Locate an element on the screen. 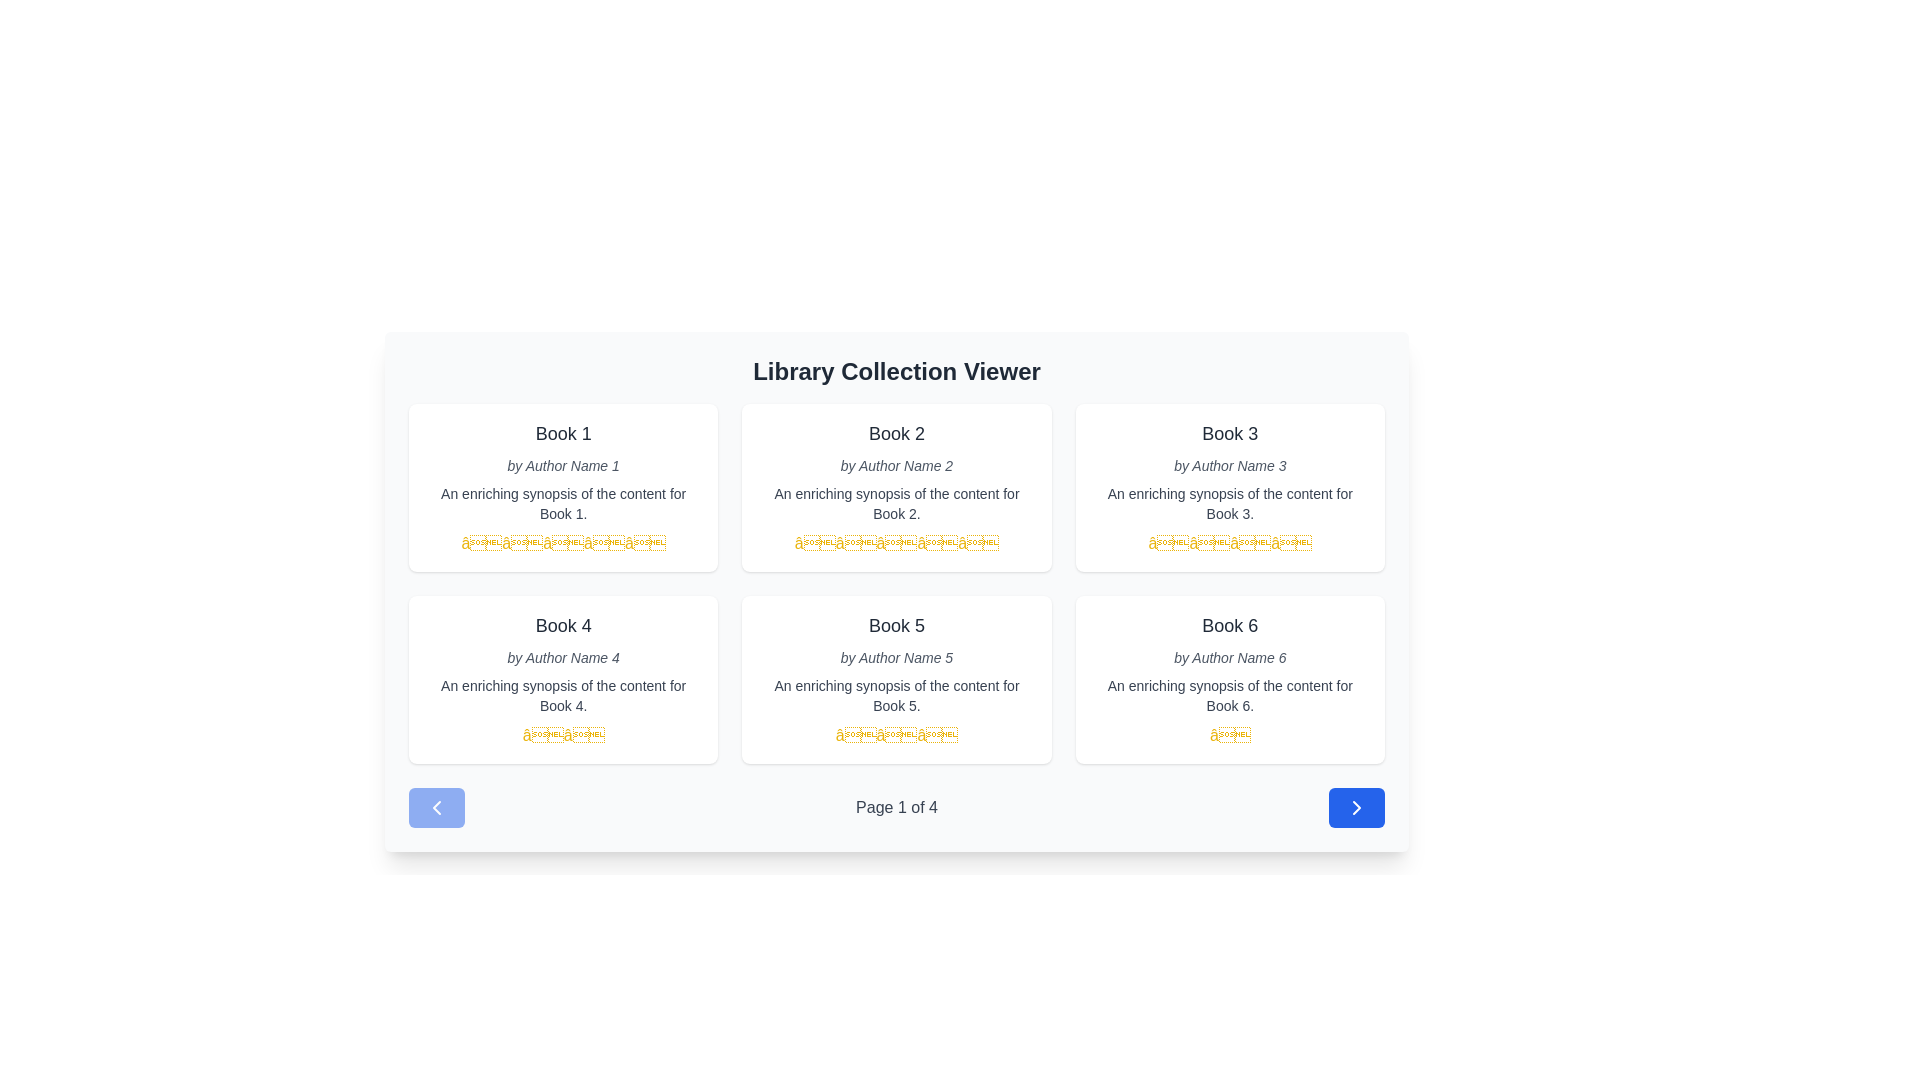  the first yellow star icon in the series of five stars below the title, author name, and synopsis of 'Book 2' is located at coordinates (815, 543).